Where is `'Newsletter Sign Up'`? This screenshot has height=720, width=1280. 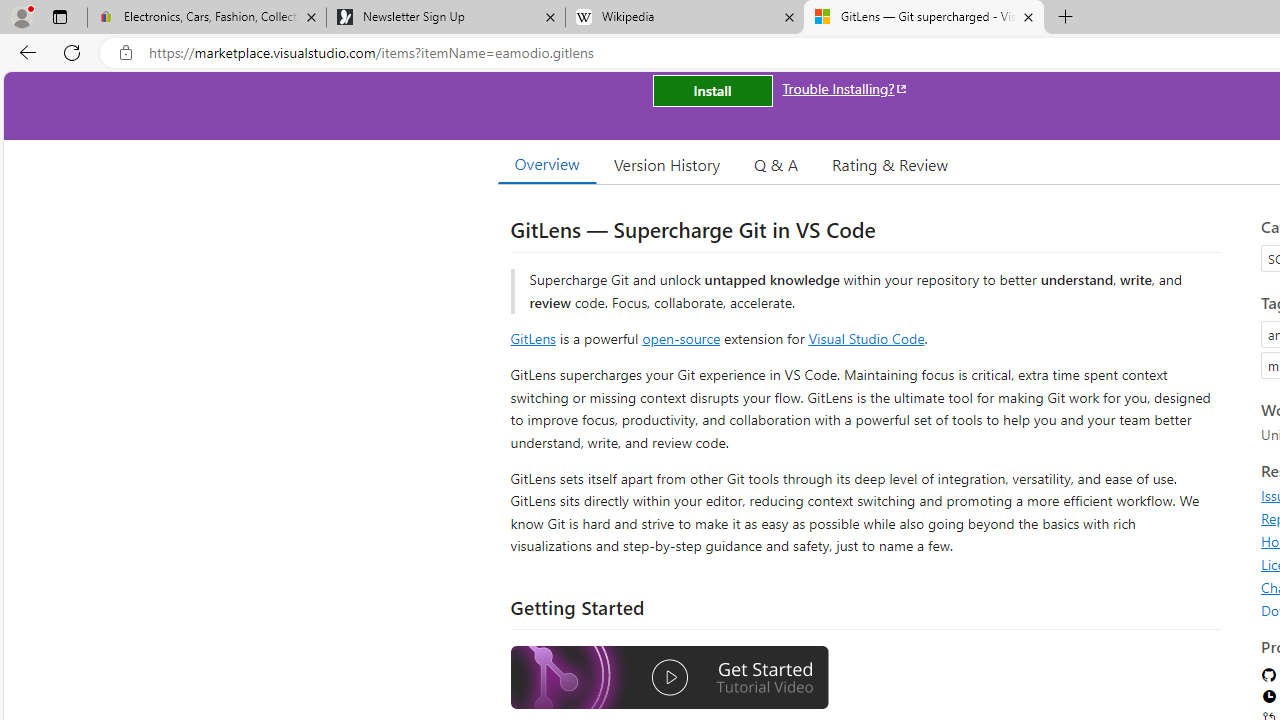
'Newsletter Sign Up' is located at coordinates (444, 17).